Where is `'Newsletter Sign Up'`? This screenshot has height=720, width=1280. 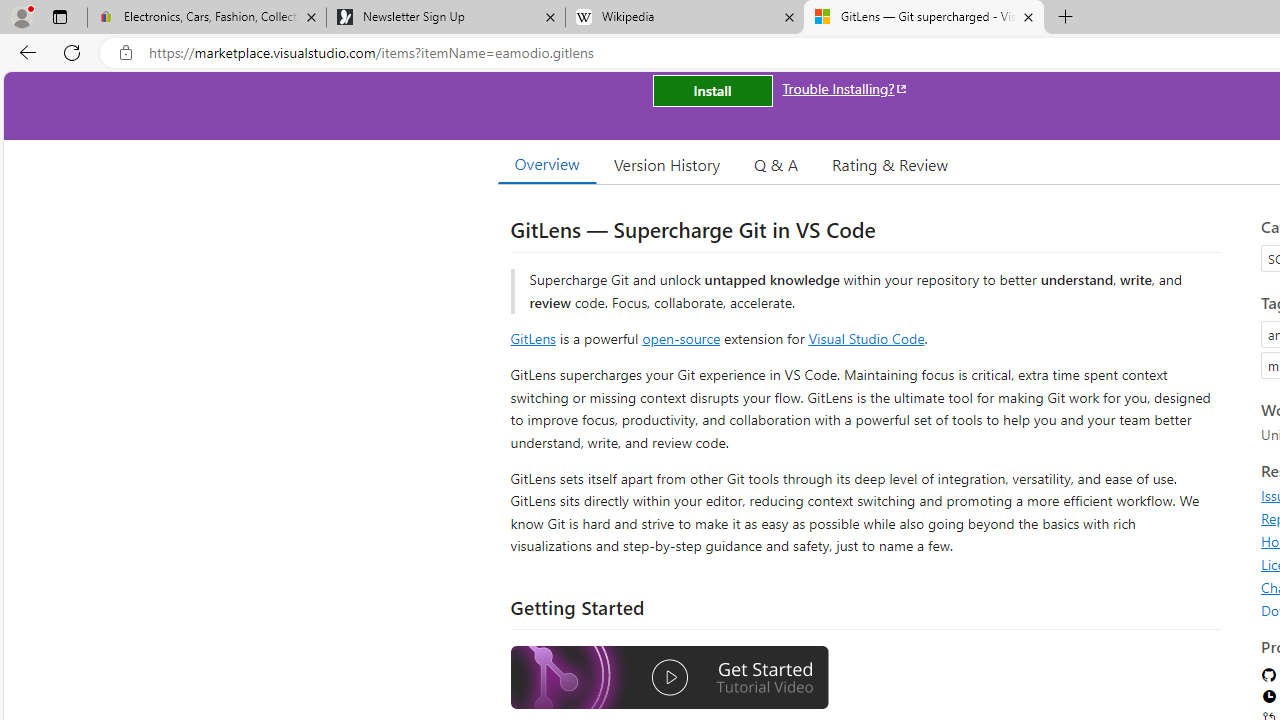
'Newsletter Sign Up' is located at coordinates (444, 17).